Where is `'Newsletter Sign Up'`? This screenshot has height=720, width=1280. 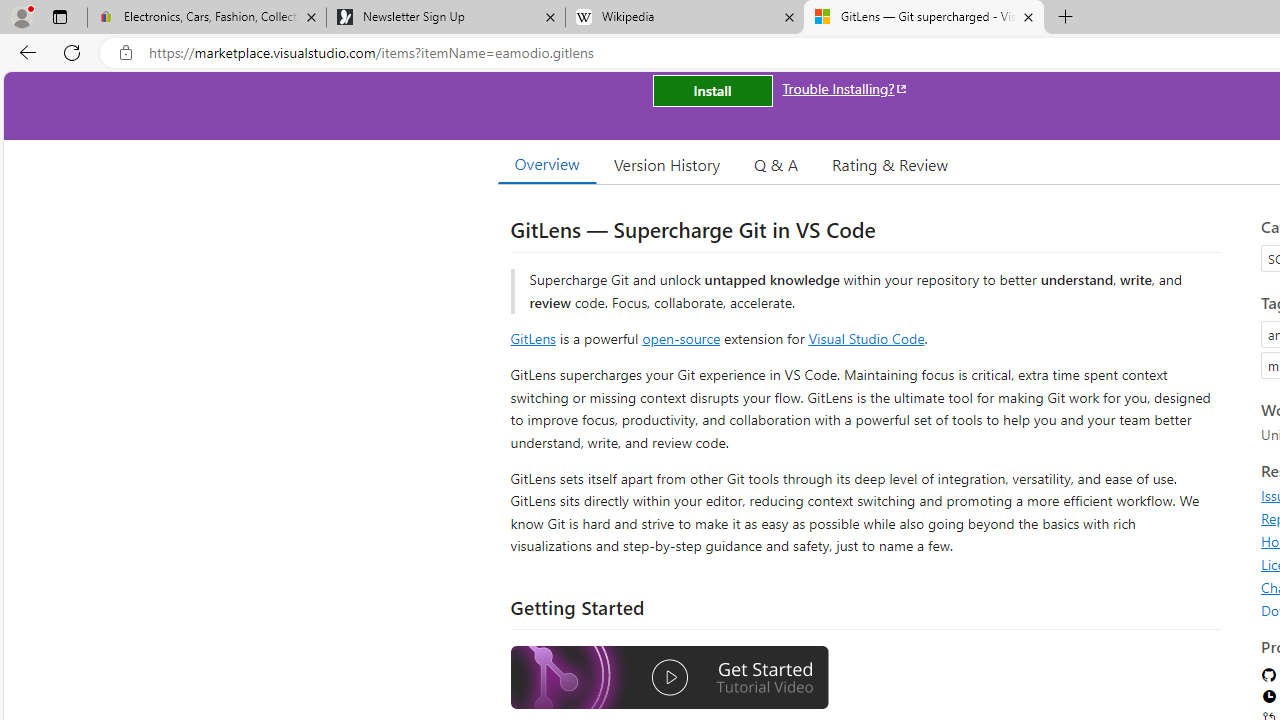
'Newsletter Sign Up' is located at coordinates (444, 17).